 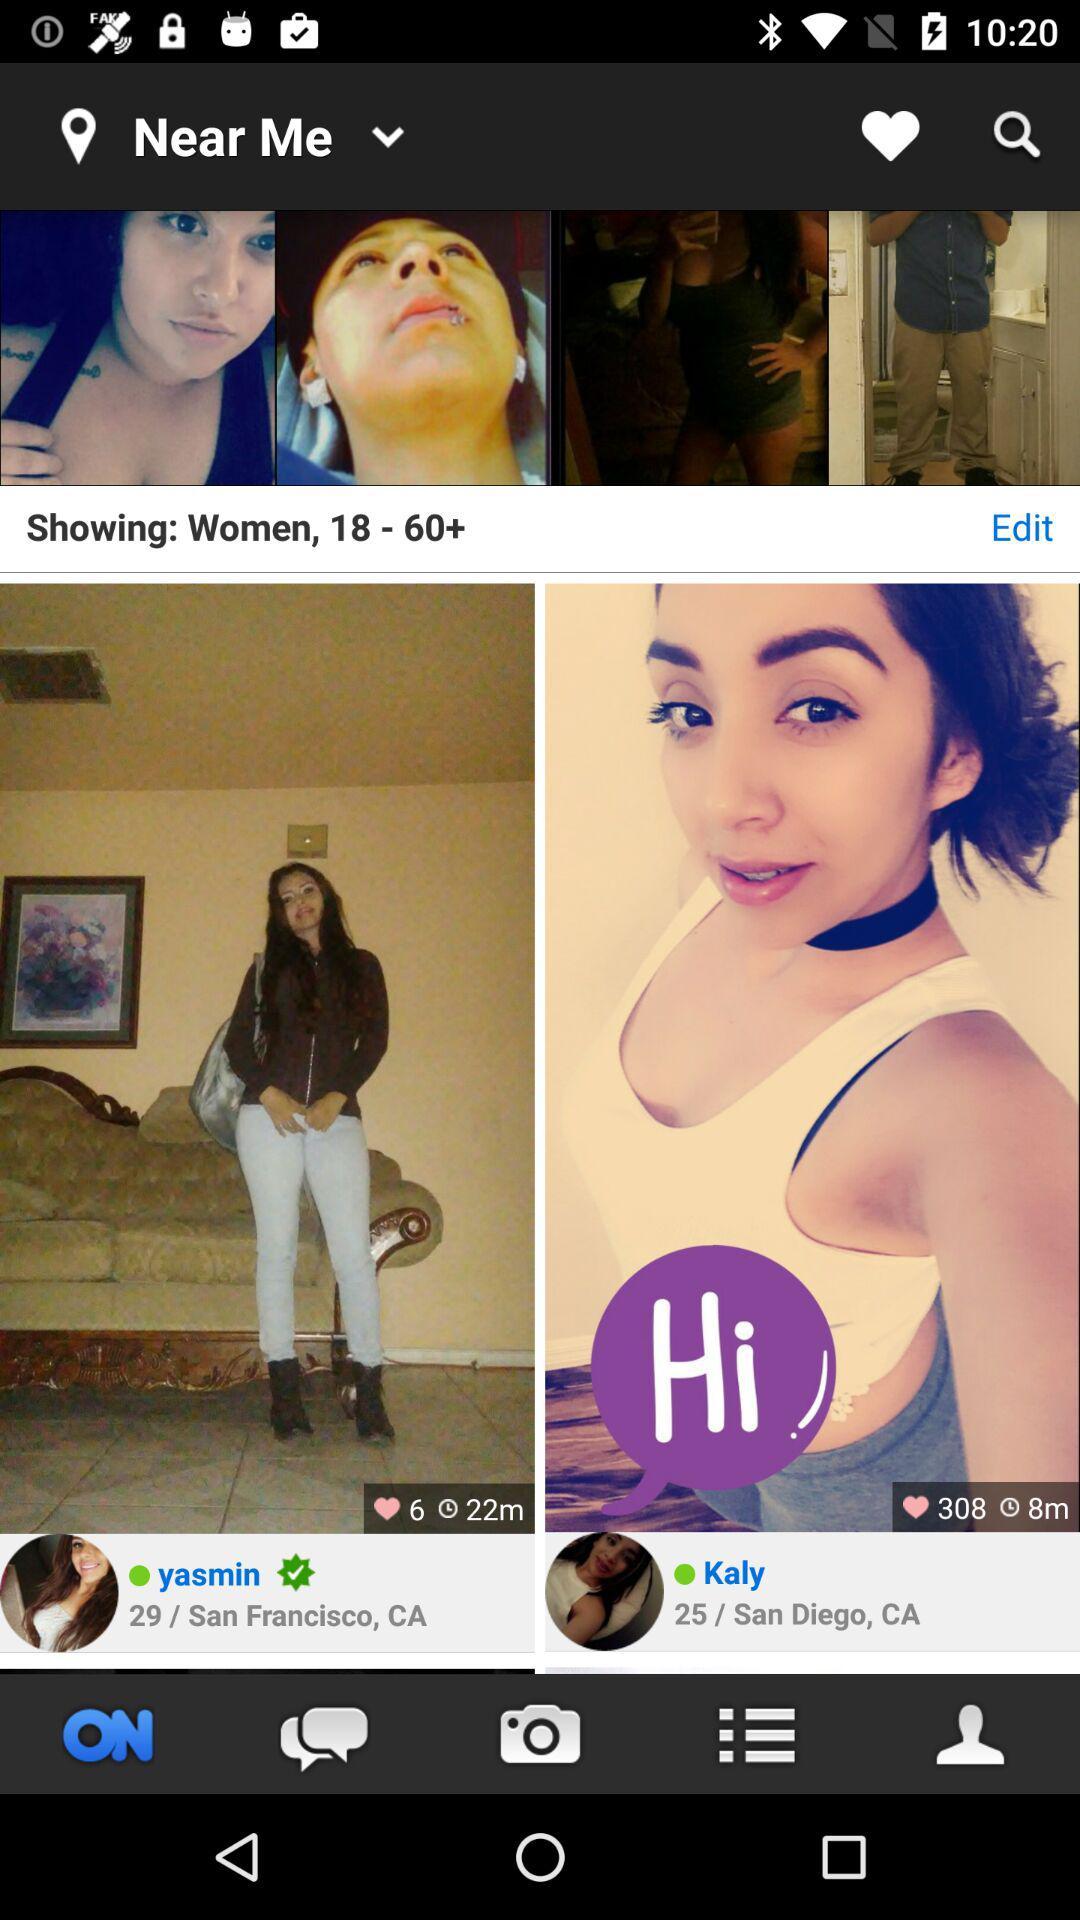 I want to click on preview the profile, so click(x=812, y=1670).